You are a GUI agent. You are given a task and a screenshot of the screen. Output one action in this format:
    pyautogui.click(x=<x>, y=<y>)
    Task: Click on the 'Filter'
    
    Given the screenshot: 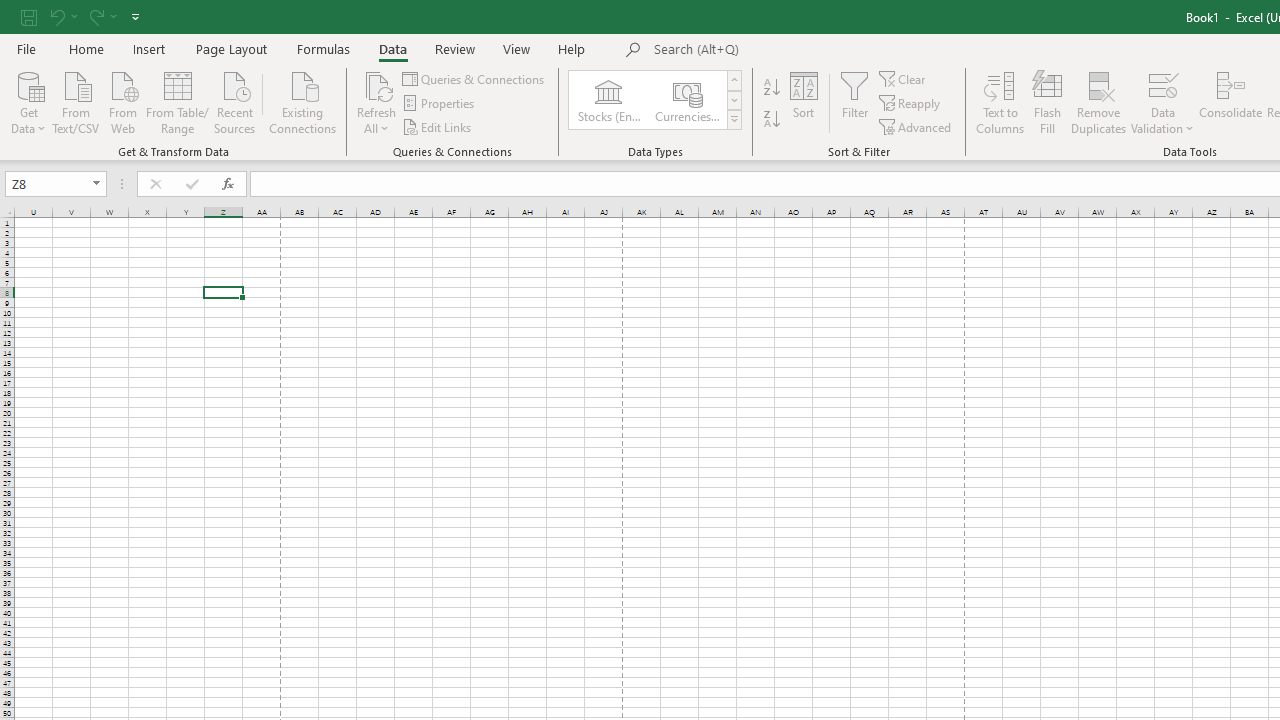 What is the action you would take?
    pyautogui.click(x=855, y=103)
    